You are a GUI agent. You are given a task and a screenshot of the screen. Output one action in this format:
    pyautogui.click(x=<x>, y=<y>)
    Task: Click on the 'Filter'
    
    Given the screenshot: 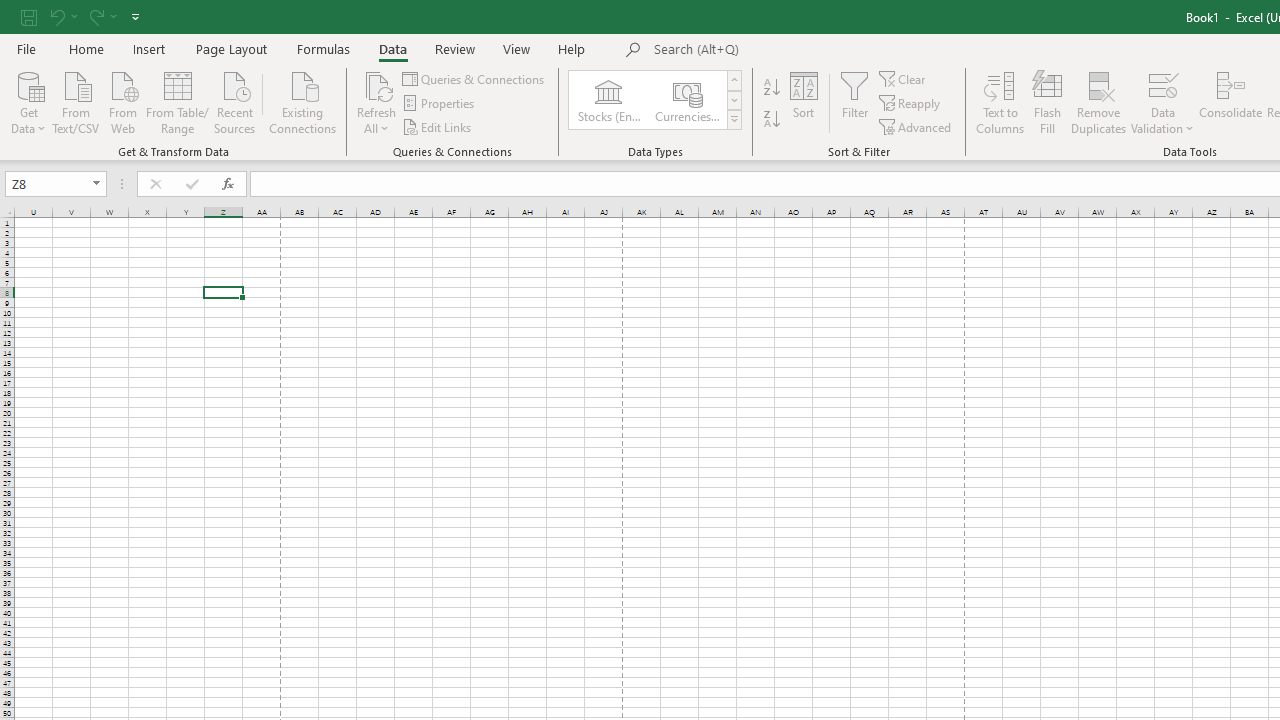 What is the action you would take?
    pyautogui.click(x=855, y=103)
    